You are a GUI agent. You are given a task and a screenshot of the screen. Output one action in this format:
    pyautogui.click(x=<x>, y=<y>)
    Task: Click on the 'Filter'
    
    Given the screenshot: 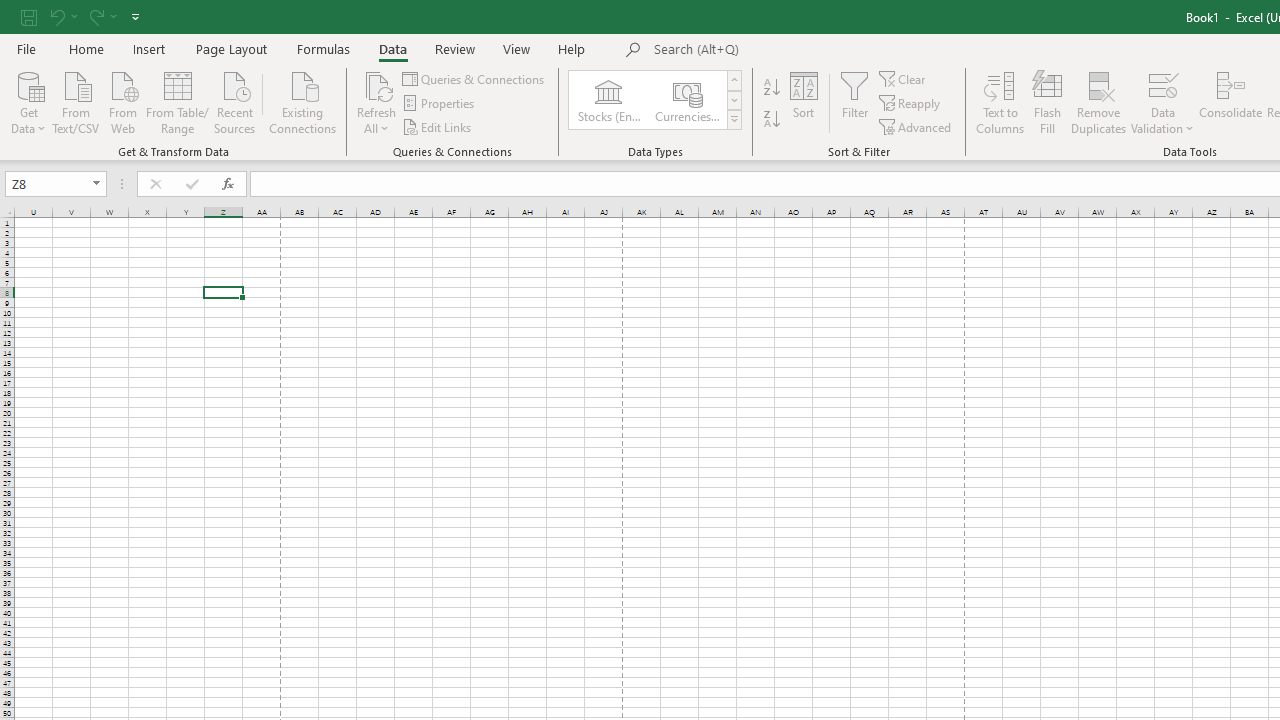 What is the action you would take?
    pyautogui.click(x=855, y=103)
    